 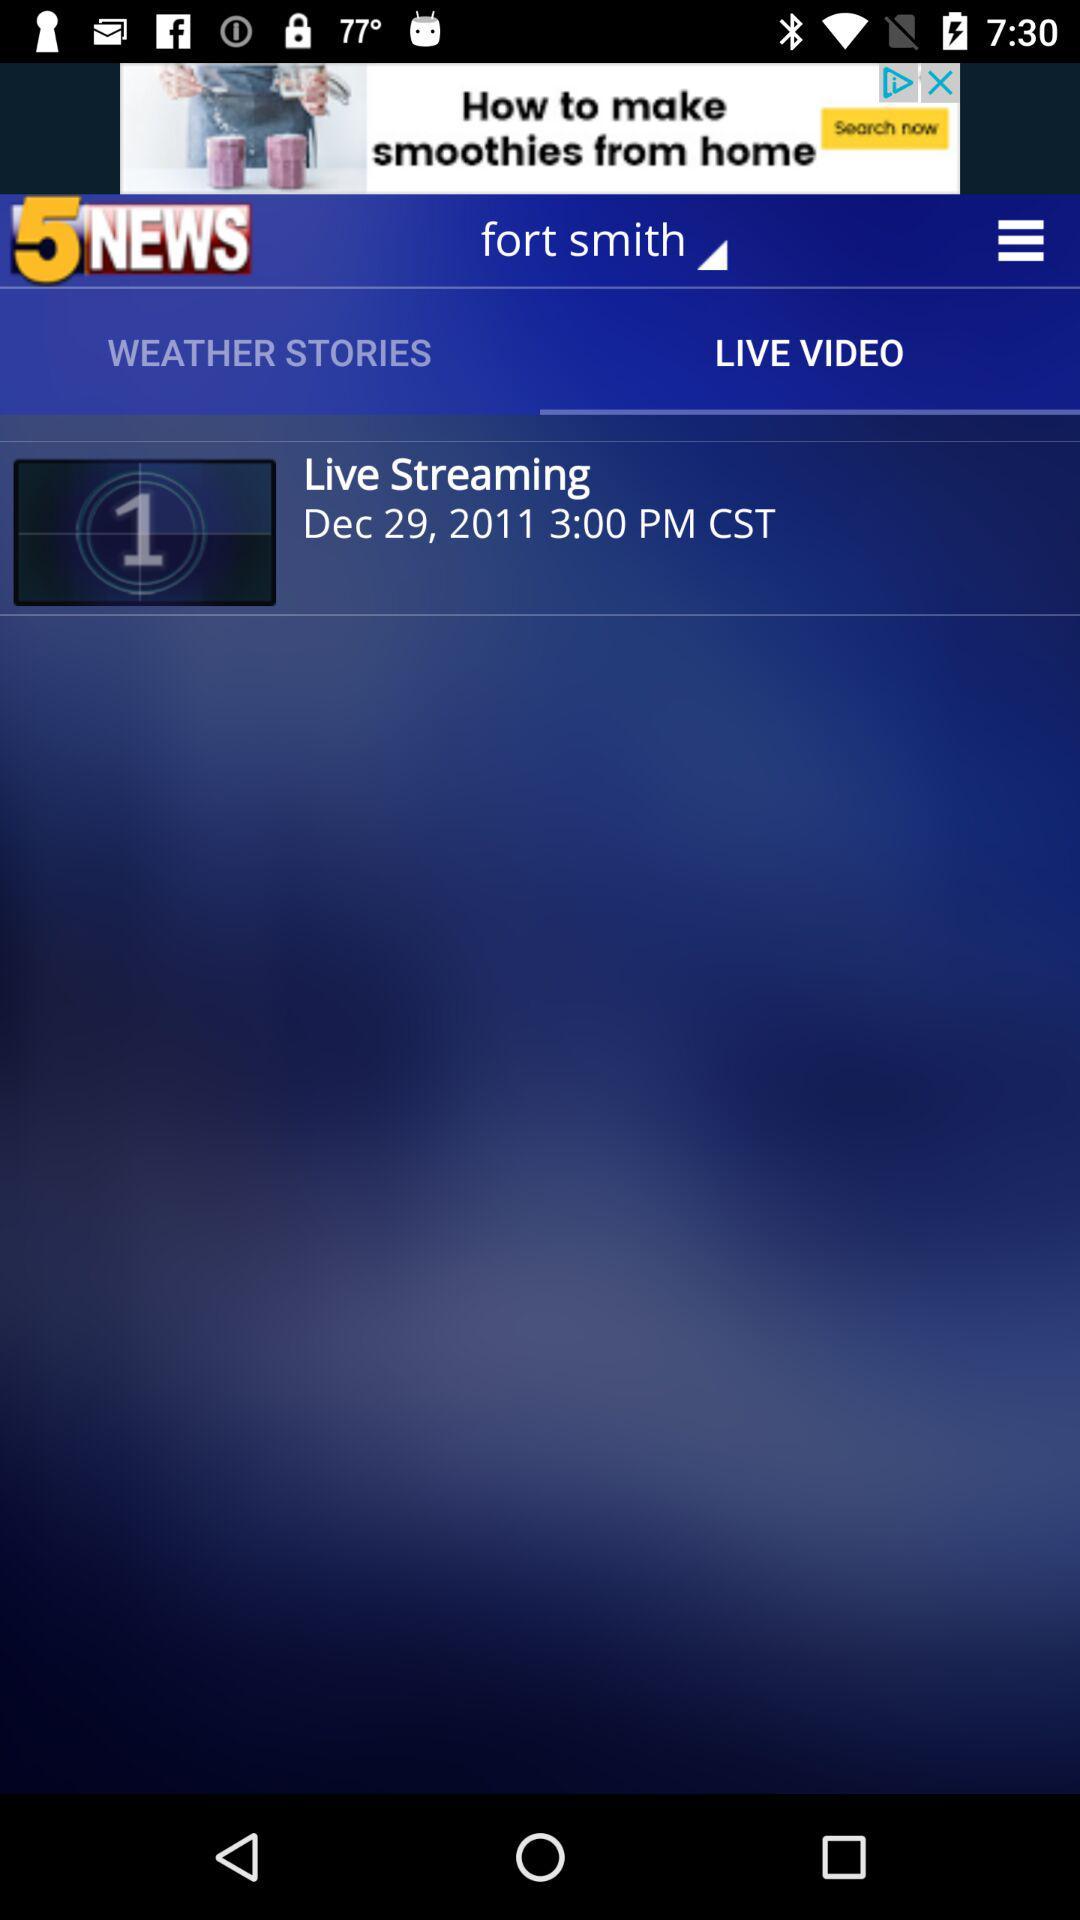 What do you see at coordinates (540, 127) in the screenshot?
I see `click advertisement` at bounding box center [540, 127].